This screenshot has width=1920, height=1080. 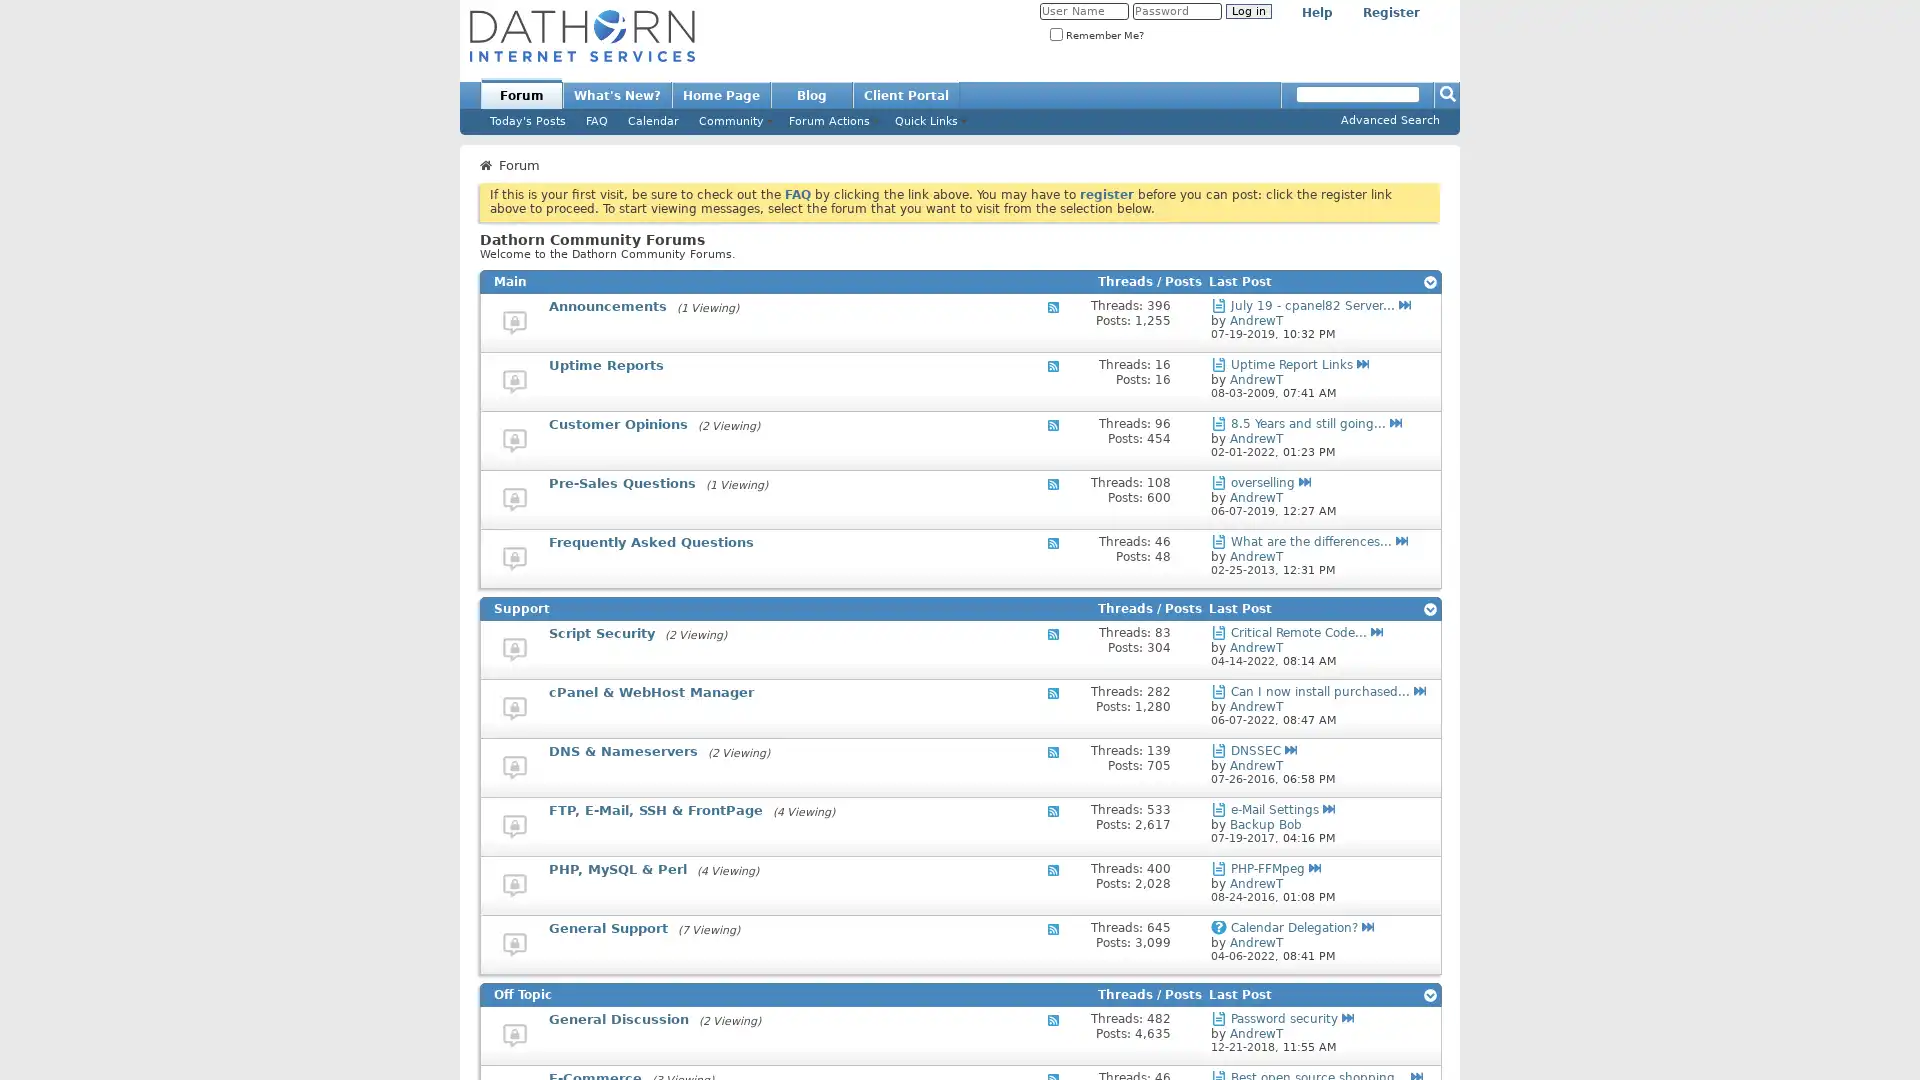 I want to click on Log in, so click(x=1247, y=11).